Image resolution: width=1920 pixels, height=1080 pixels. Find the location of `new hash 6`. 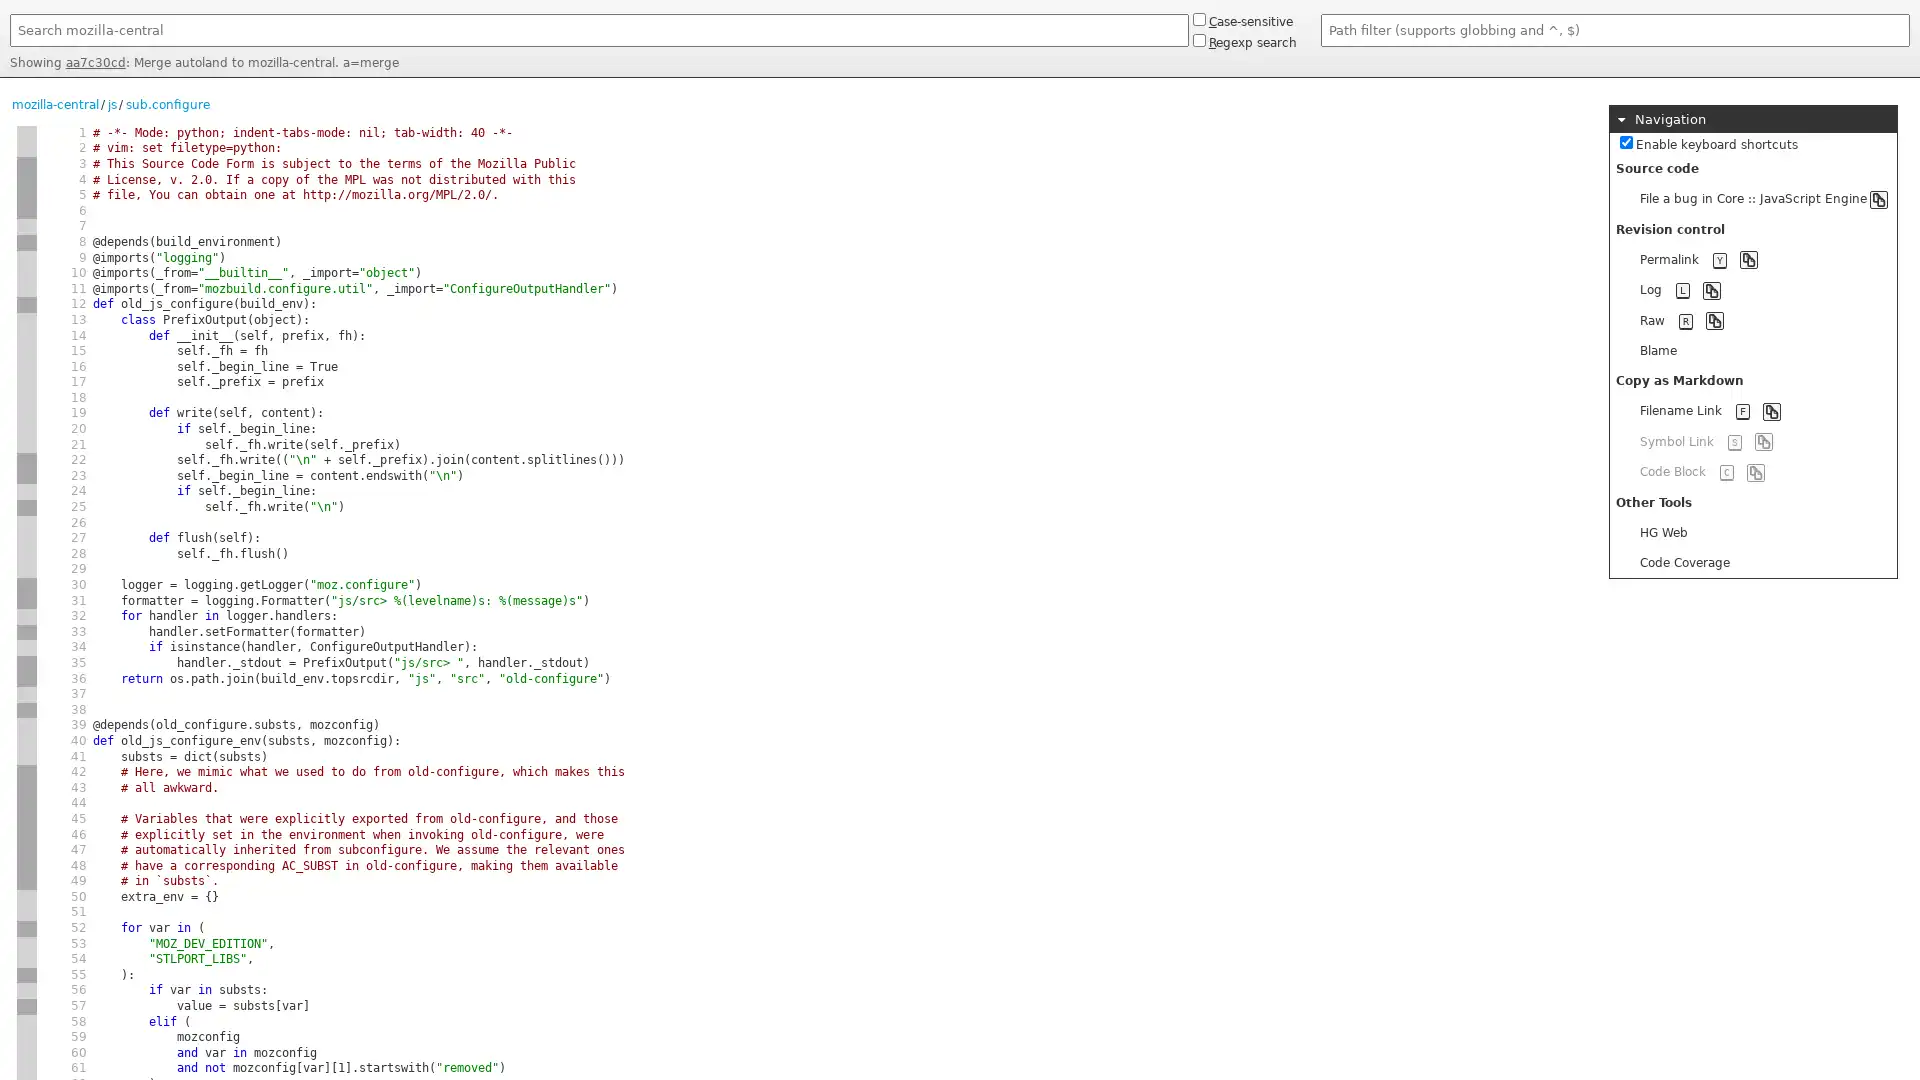

new hash 6 is located at coordinates (27, 319).